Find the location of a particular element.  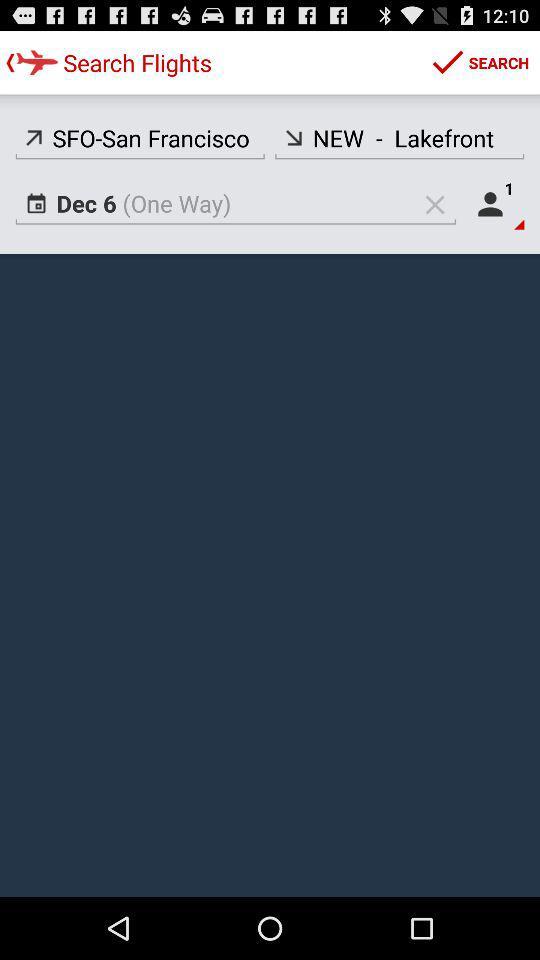

the avatar icon is located at coordinates (494, 218).